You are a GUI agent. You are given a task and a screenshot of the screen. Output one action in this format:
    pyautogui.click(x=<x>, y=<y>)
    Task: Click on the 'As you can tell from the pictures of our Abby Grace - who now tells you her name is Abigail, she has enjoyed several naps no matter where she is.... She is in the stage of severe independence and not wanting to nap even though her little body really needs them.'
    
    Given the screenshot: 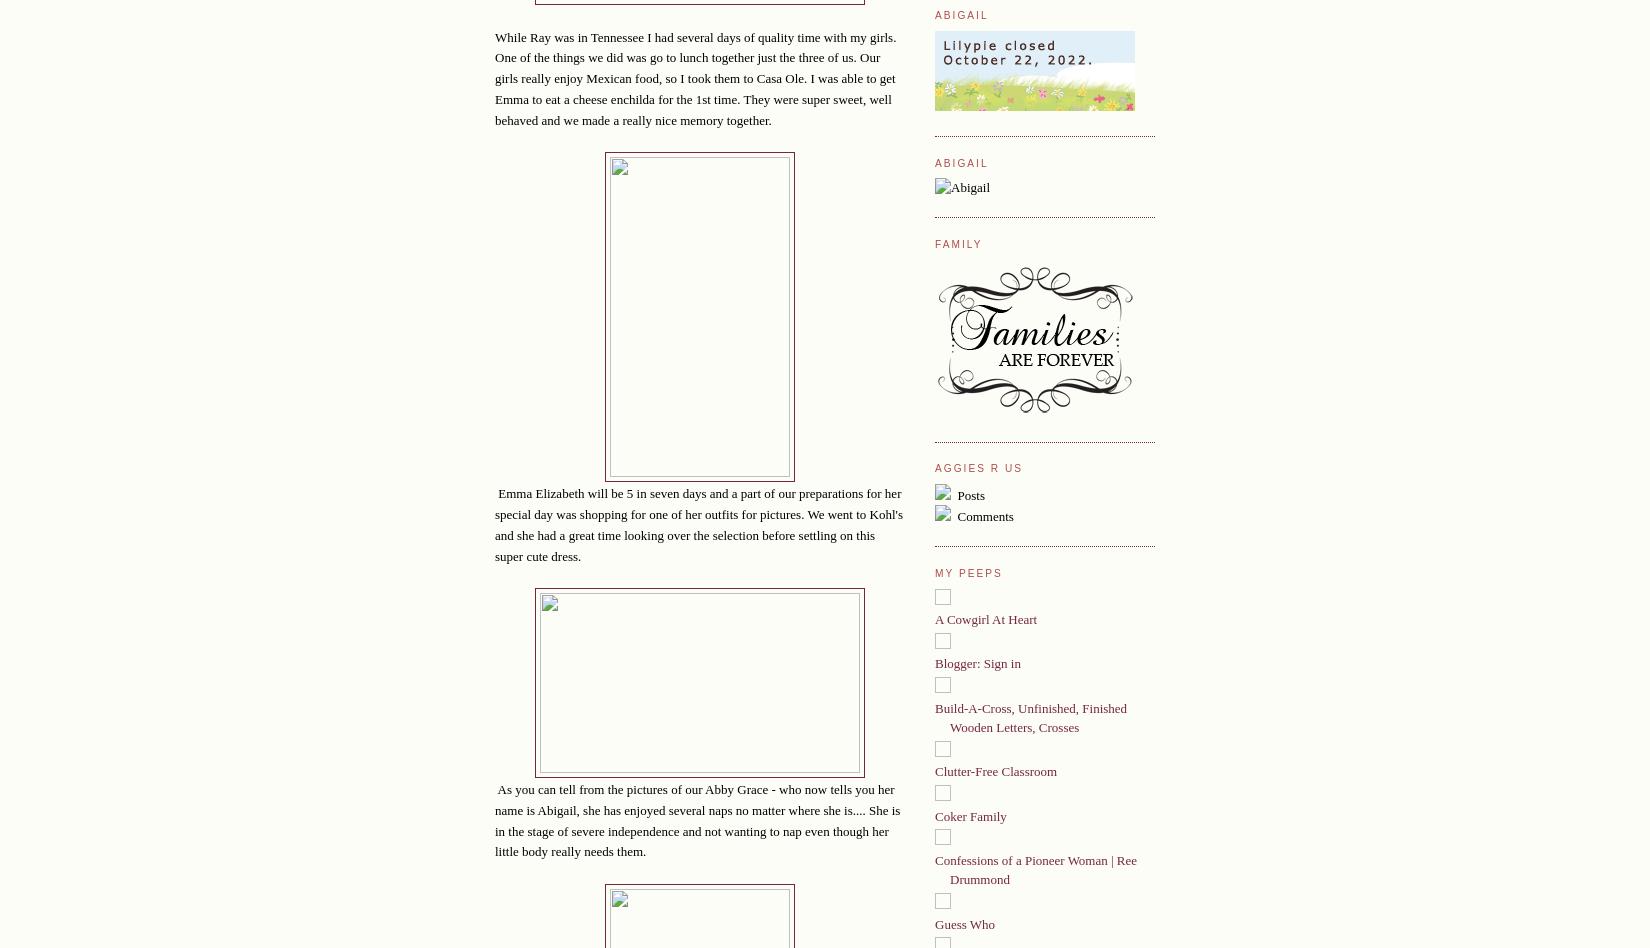 What is the action you would take?
    pyautogui.click(x=696, y=820)
    